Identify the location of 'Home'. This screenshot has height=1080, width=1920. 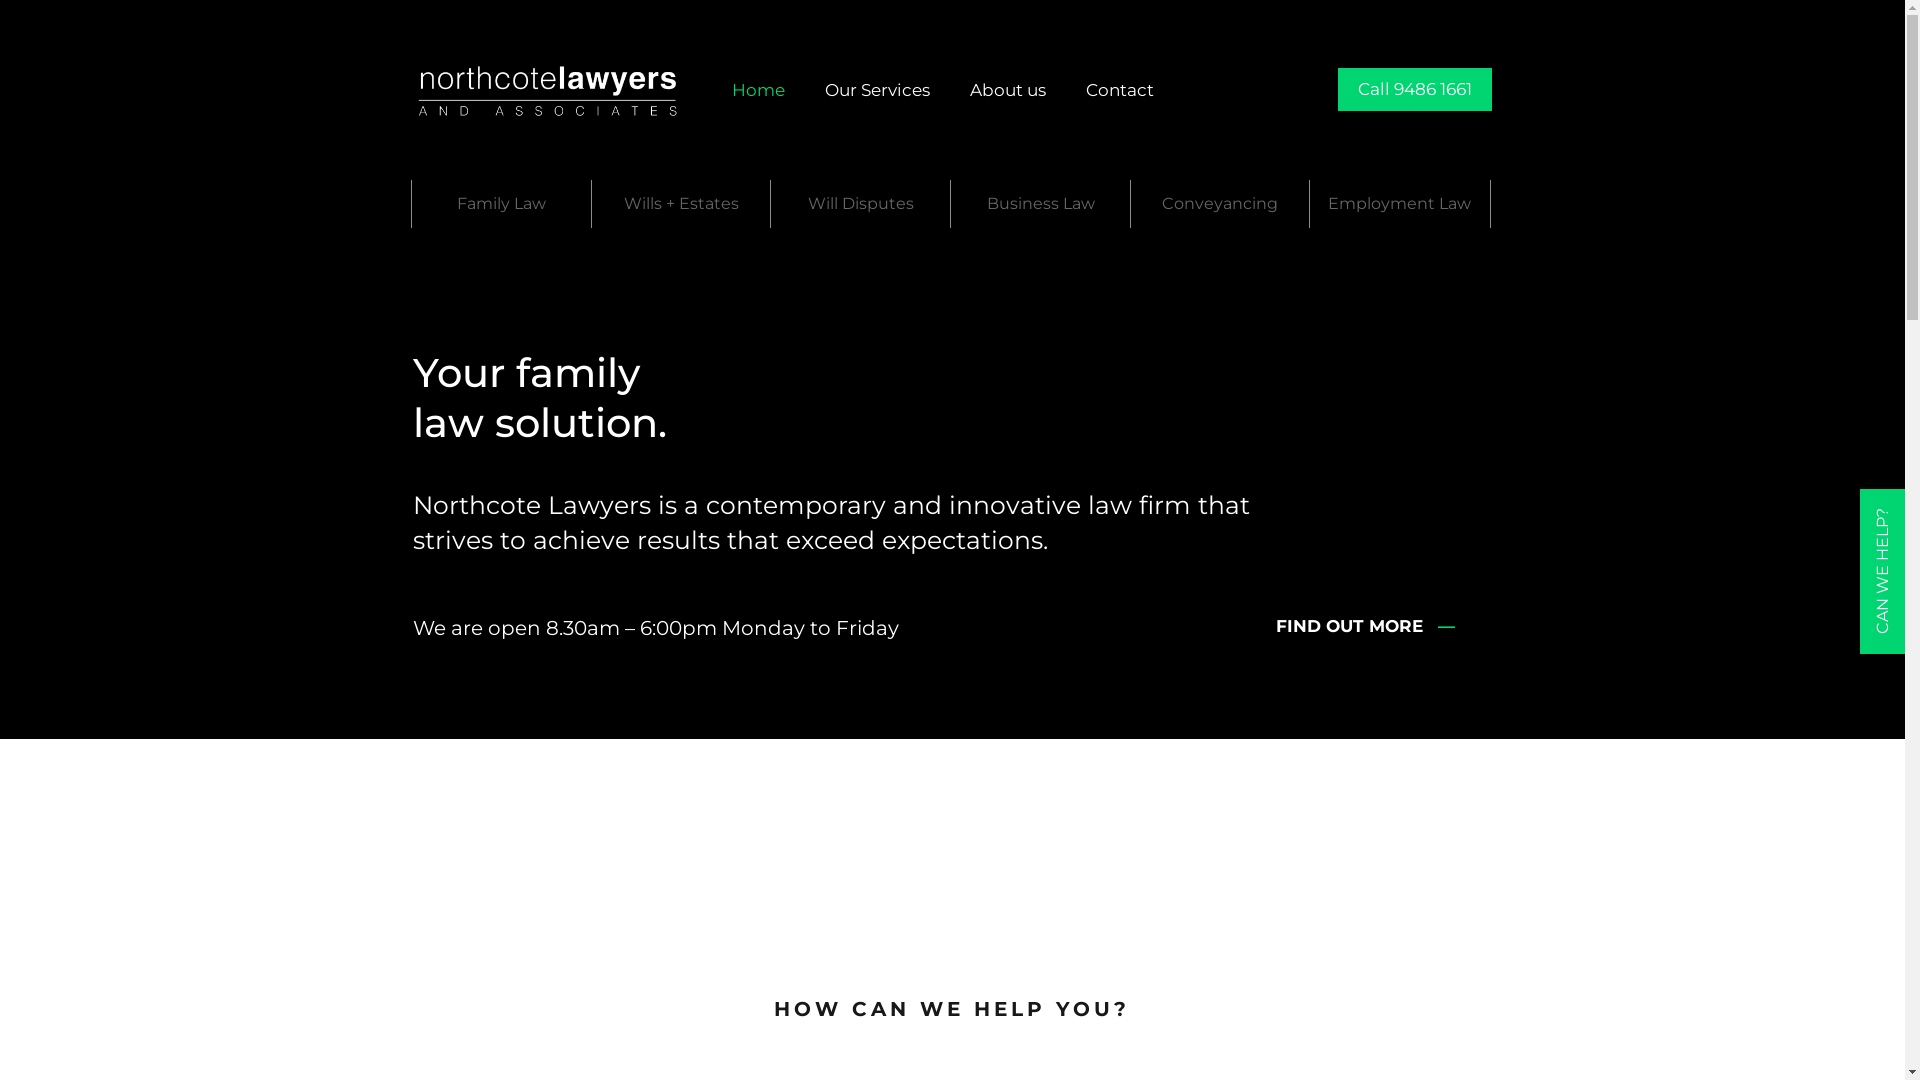
(757, 88).